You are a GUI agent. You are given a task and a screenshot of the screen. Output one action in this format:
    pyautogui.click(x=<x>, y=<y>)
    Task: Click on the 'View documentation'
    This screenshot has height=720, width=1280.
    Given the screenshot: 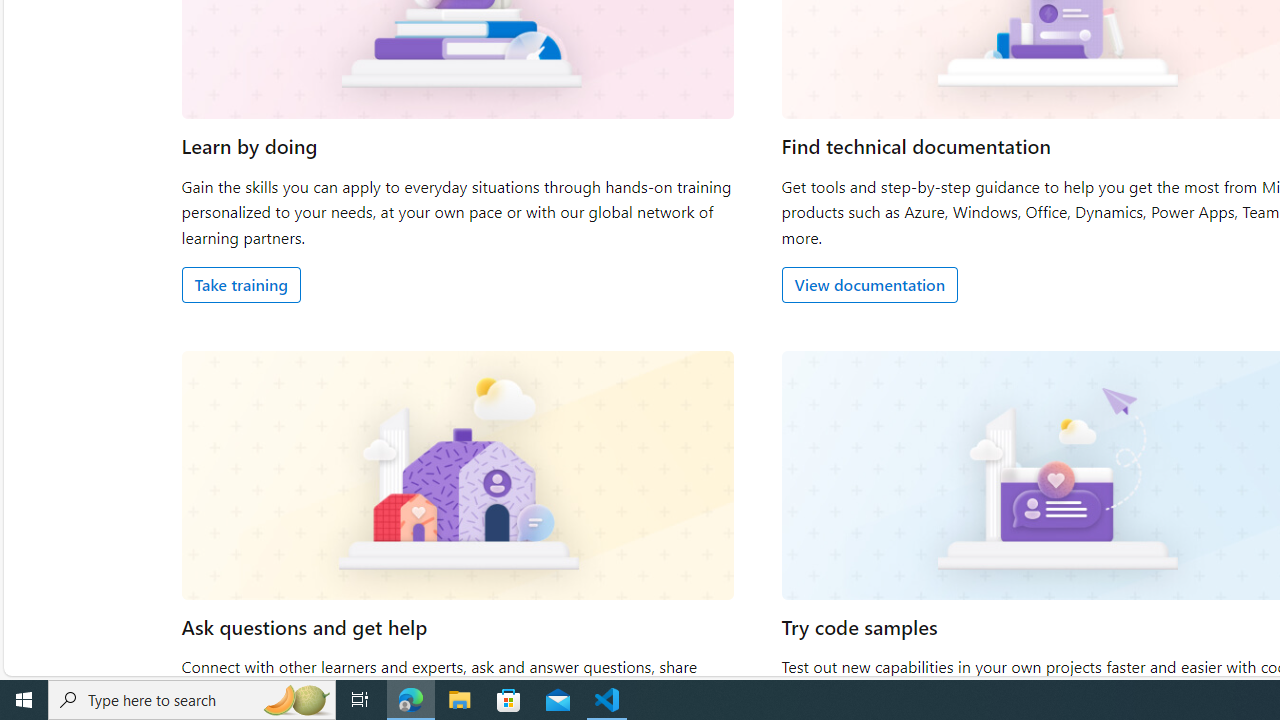 What is the action you would take?
    pyautogui.click(x=869, y=284)
    